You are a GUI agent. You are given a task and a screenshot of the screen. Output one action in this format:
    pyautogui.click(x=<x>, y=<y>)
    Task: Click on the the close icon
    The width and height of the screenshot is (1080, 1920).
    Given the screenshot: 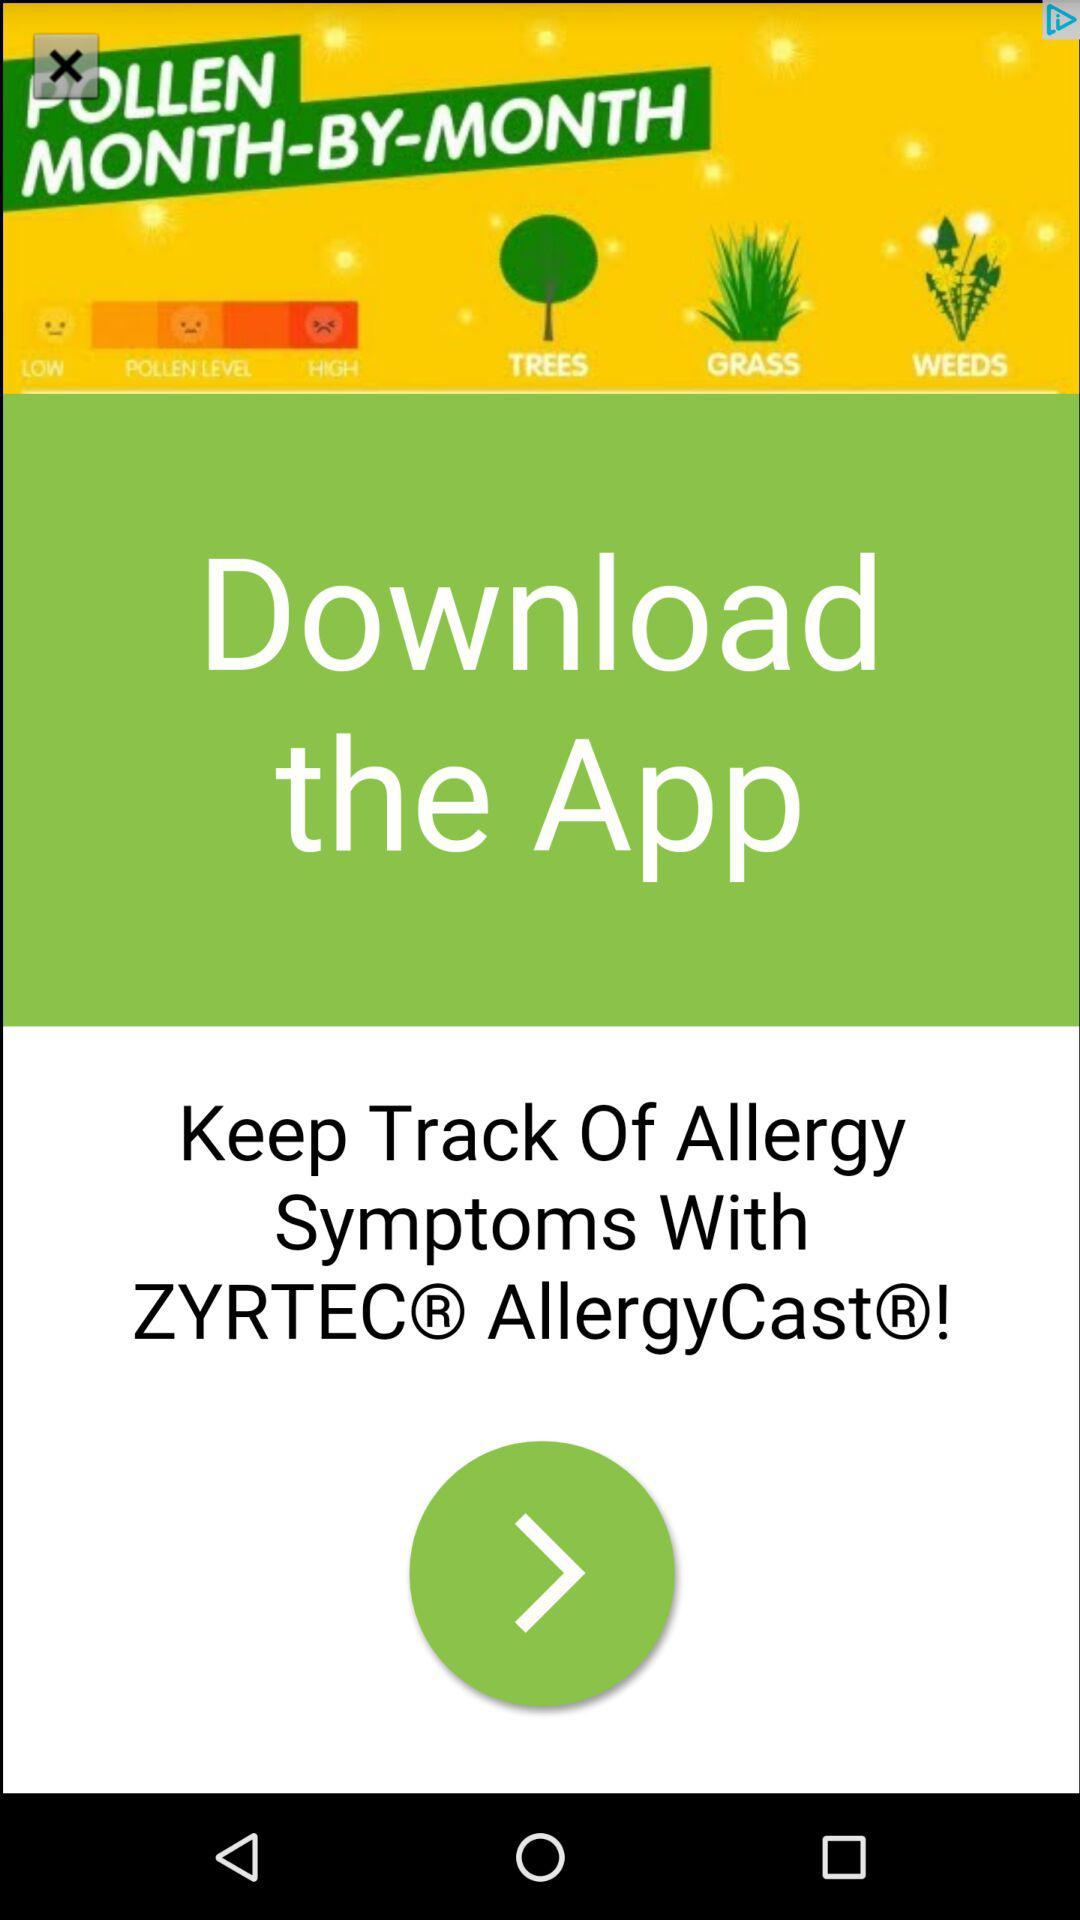 What is the action you would take?
    pyautogui.click(x=91, y=97)
    